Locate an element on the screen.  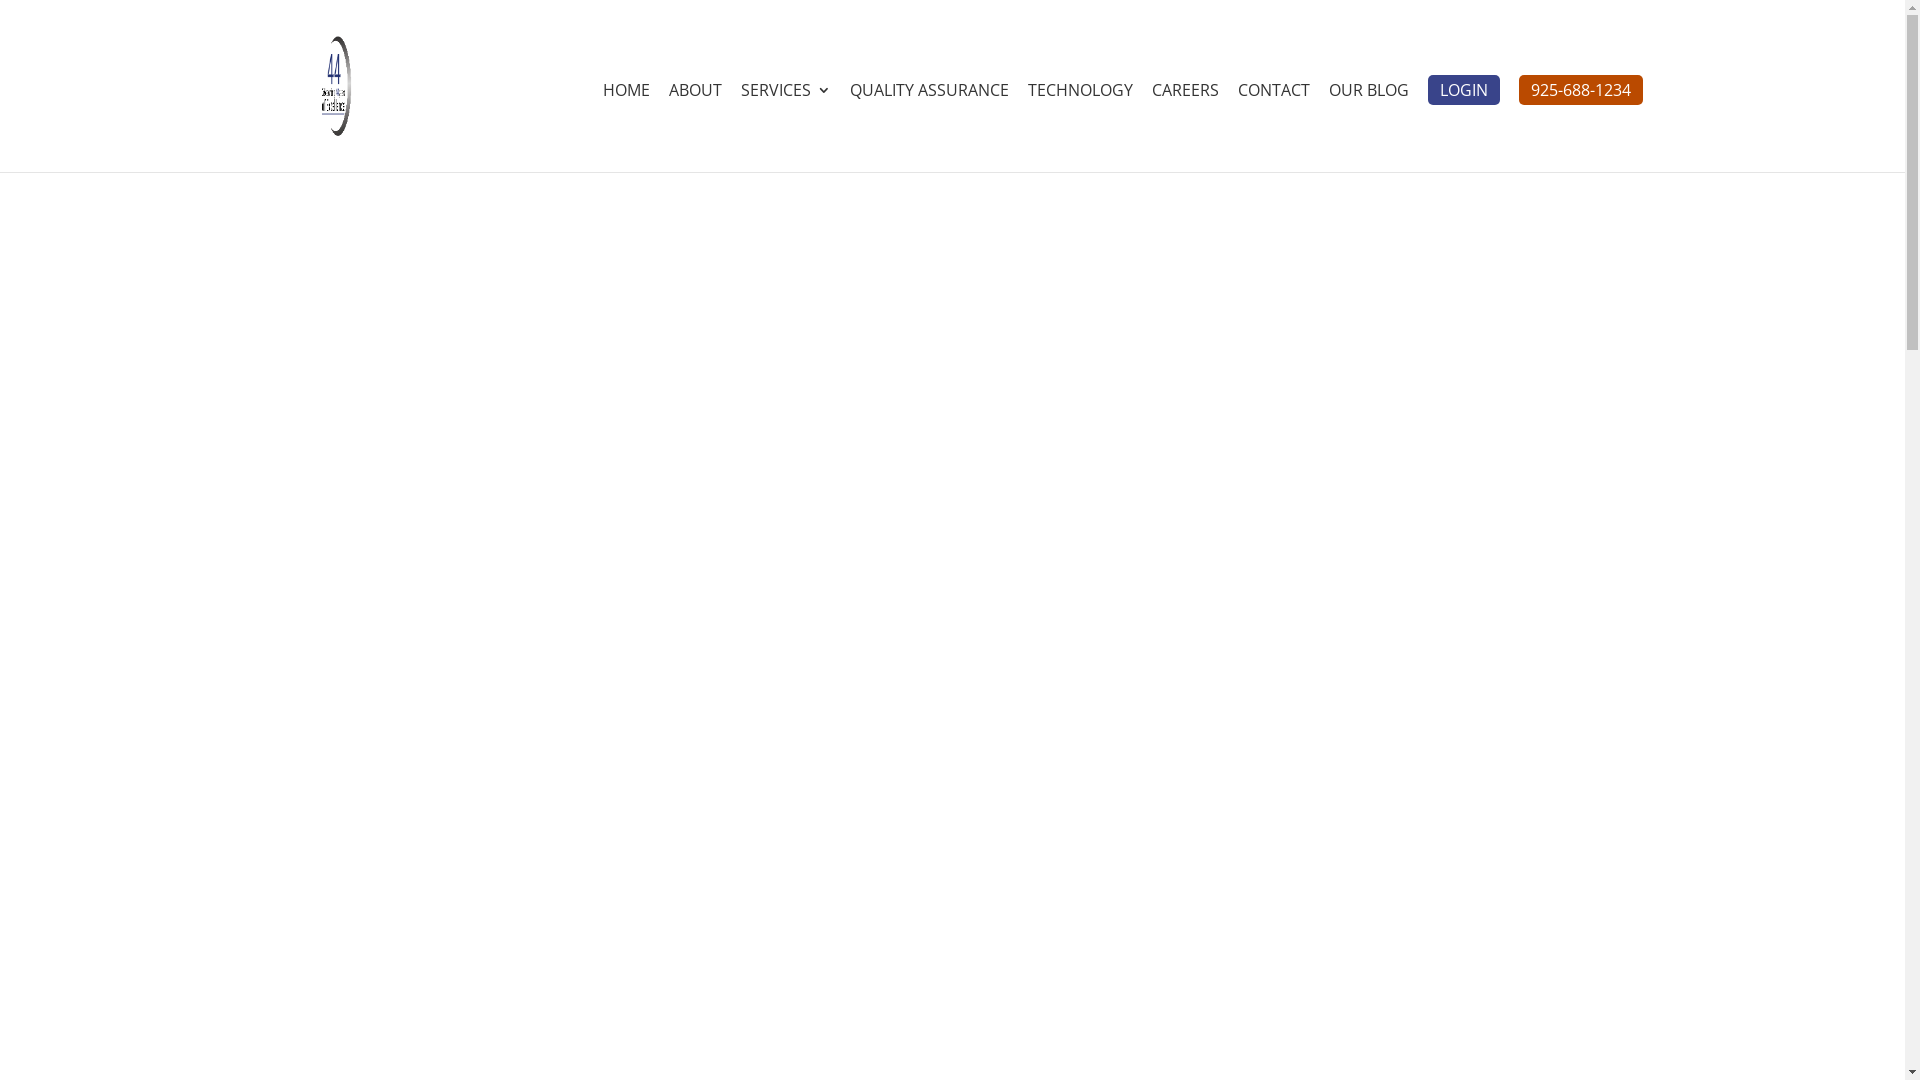
'CAREERS' is located at coordinates (1185, 127).